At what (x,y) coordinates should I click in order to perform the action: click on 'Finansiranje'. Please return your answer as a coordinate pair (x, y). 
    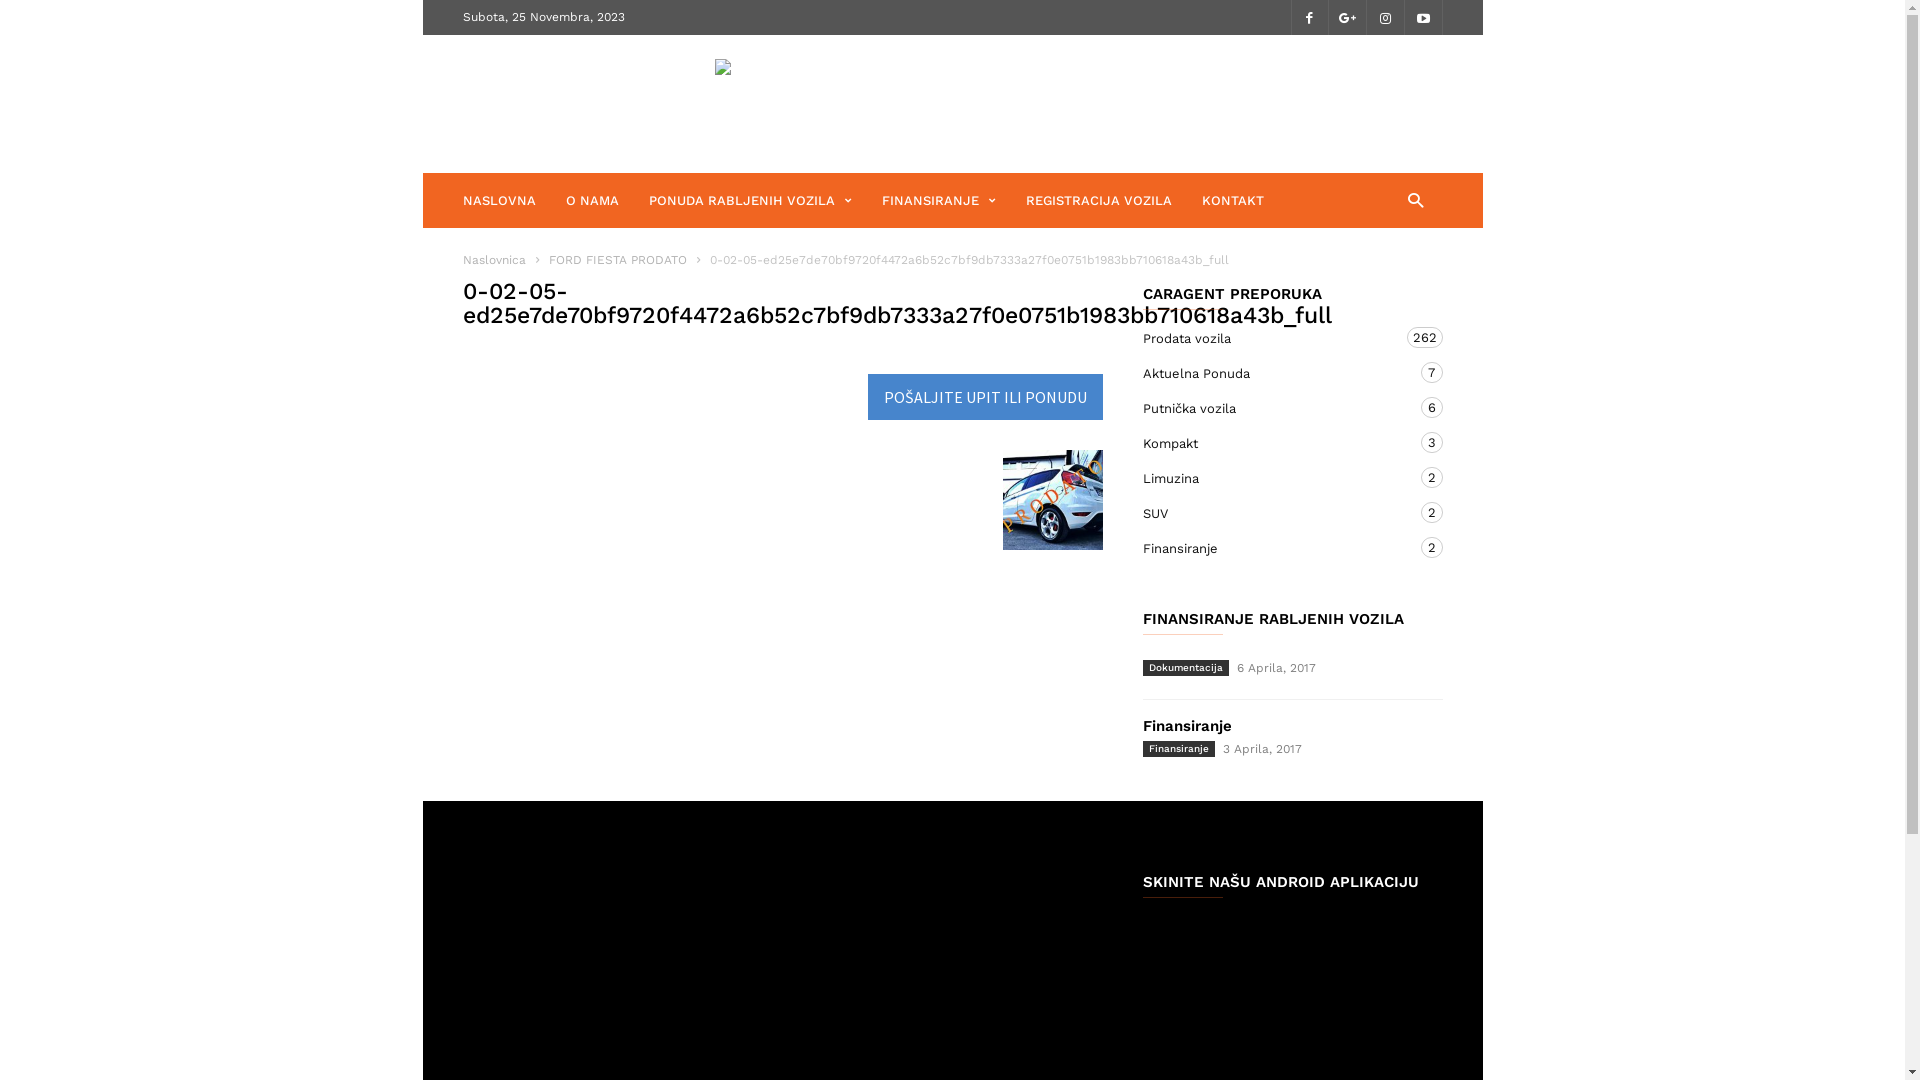
    Looking at the image, I should click on (1177, 748).